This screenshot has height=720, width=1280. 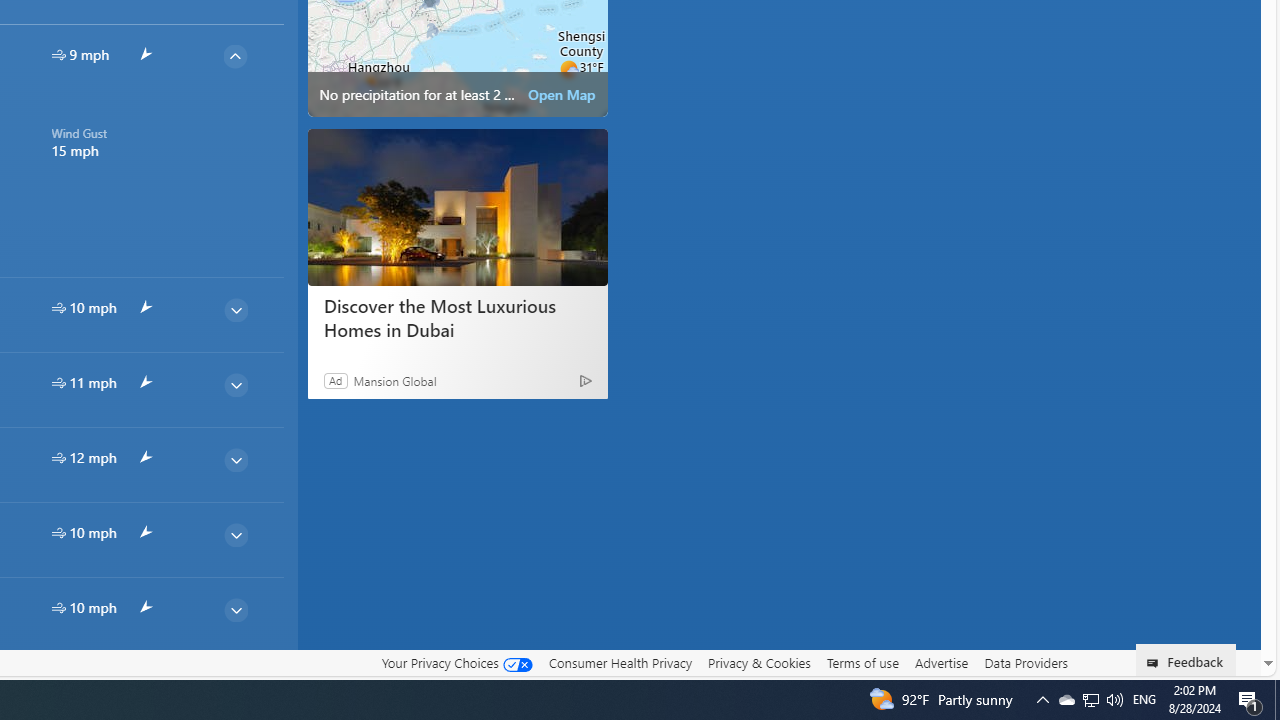 What do you see at coordinates (455, 662) in the screenshot?
I see `'Your Privacy Choices'` at bounding box center [455, 662].